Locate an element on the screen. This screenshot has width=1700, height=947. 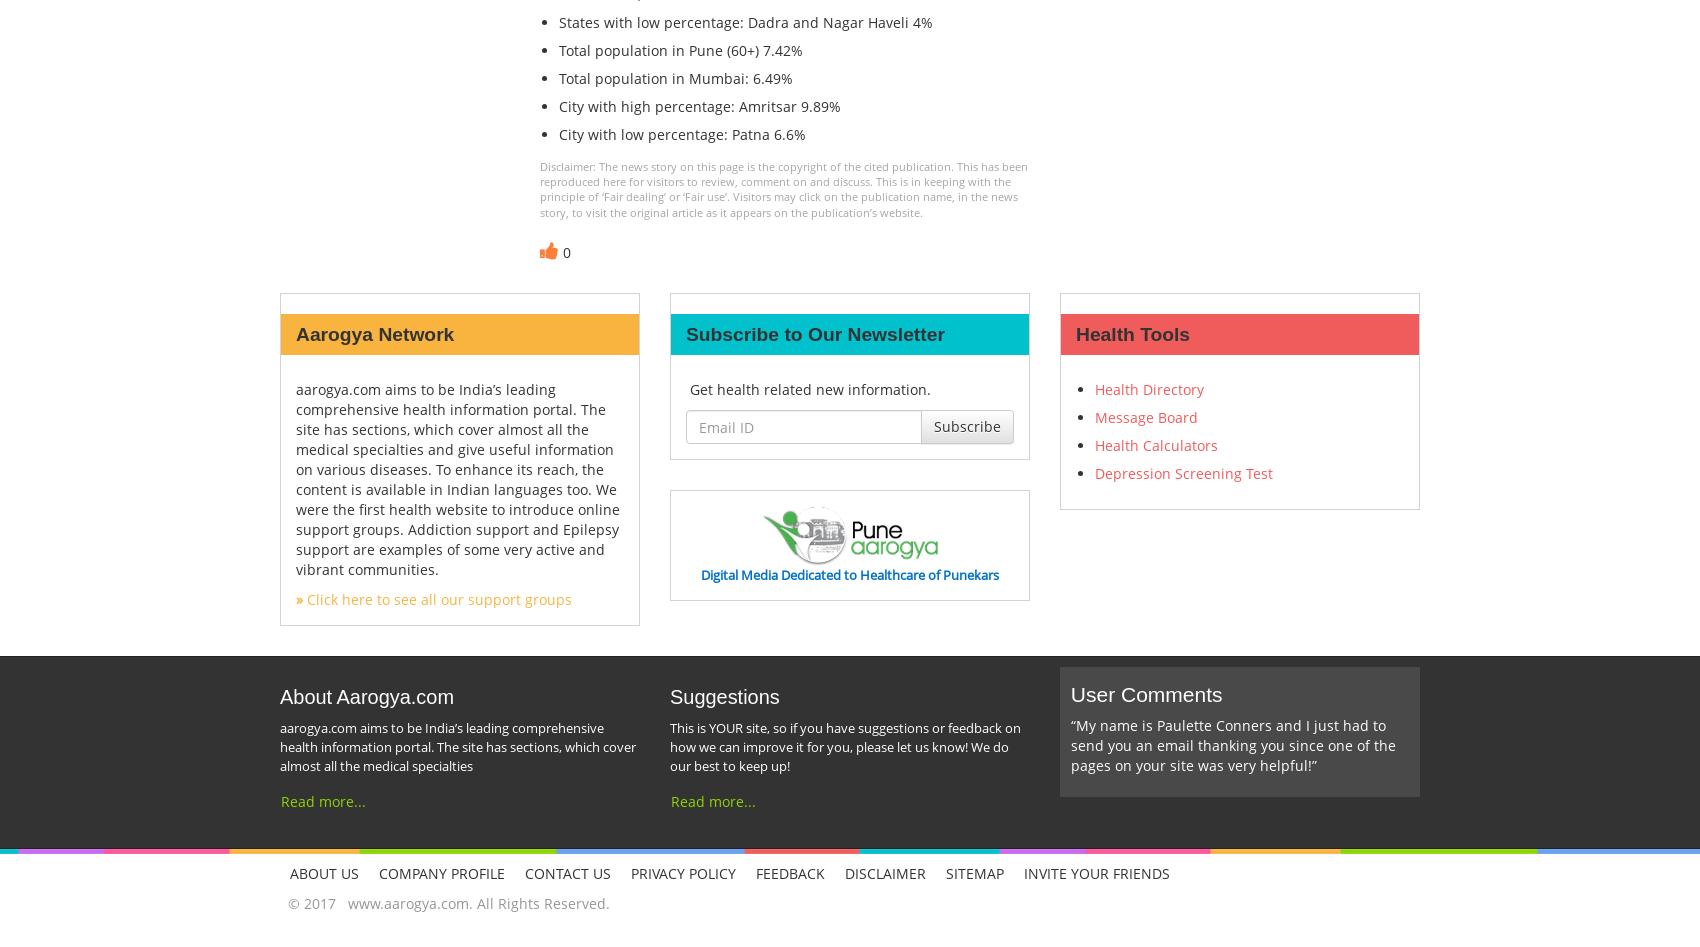
'User Comments' is located at coordinates (1145, 692).